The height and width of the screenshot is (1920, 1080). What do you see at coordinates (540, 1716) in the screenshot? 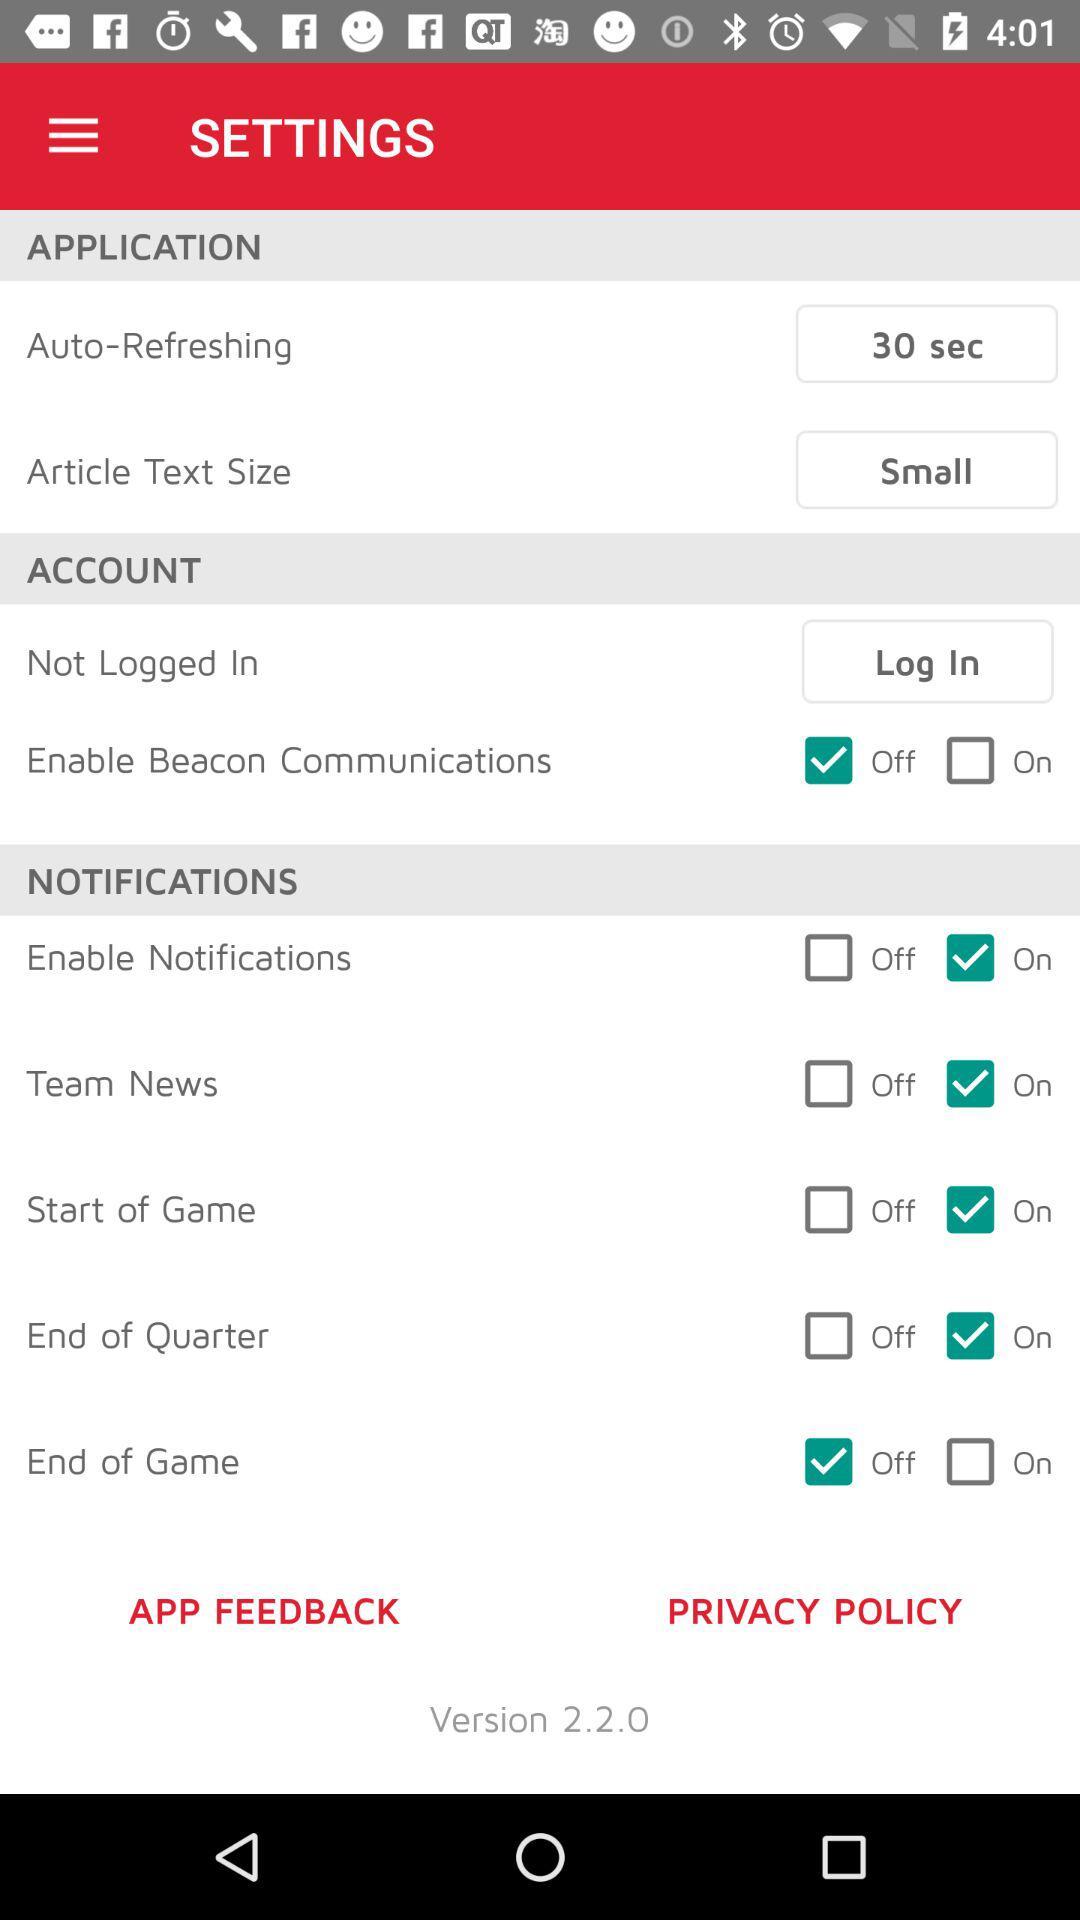
I see `version 2 2 item` at bounding box center [540, 1716].